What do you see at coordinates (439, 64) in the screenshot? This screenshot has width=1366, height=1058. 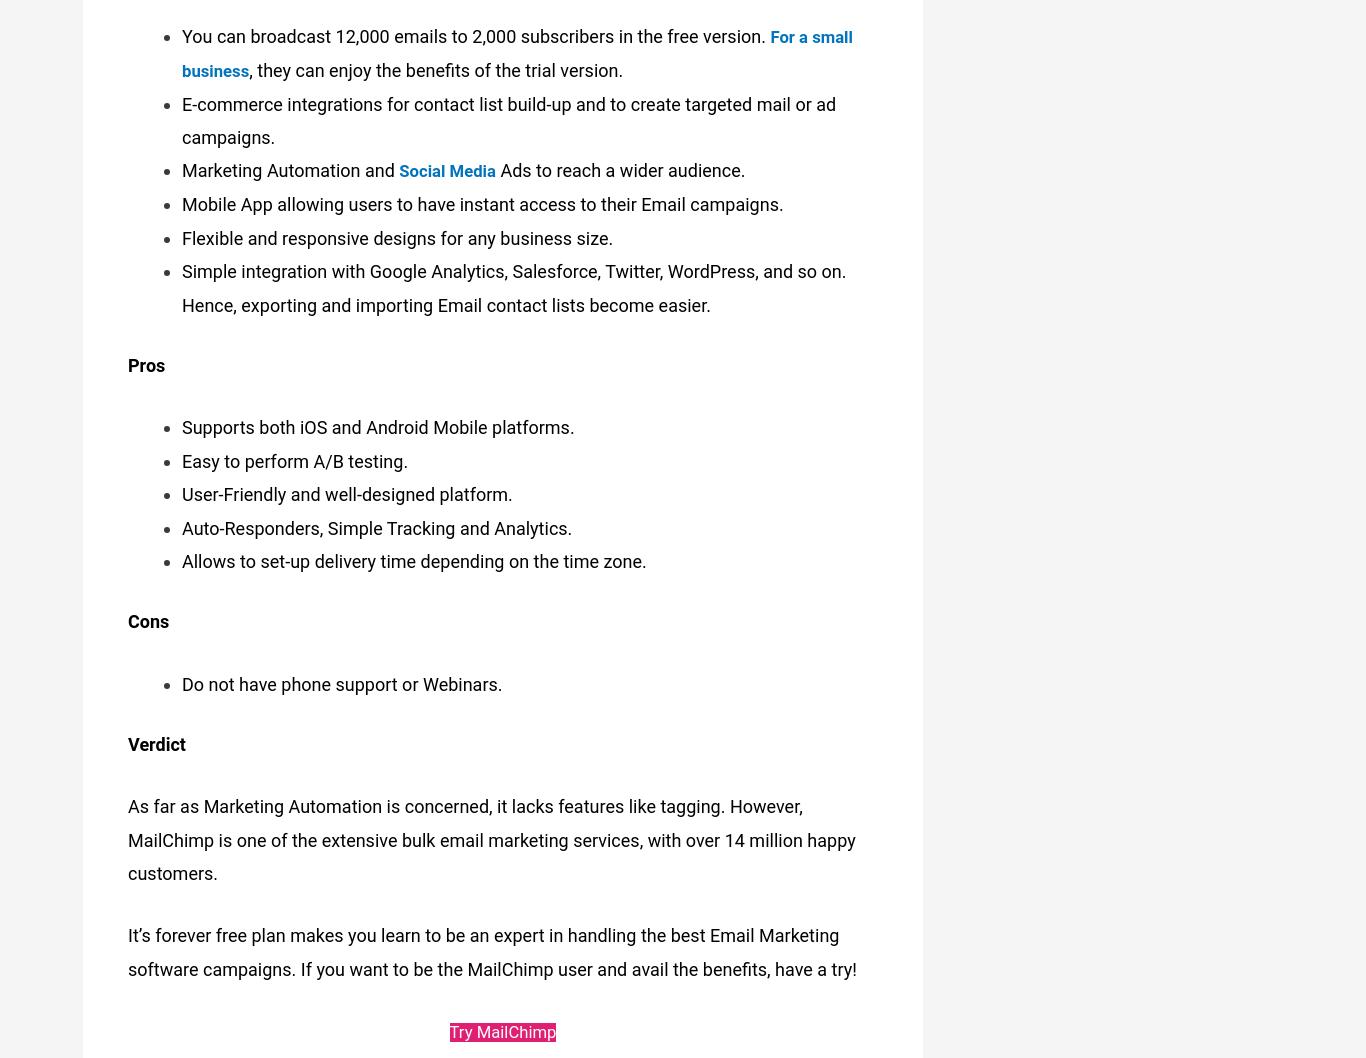 I see `', they can enjoy the benefits of the trial version.'` at bounding box center [439, 64].